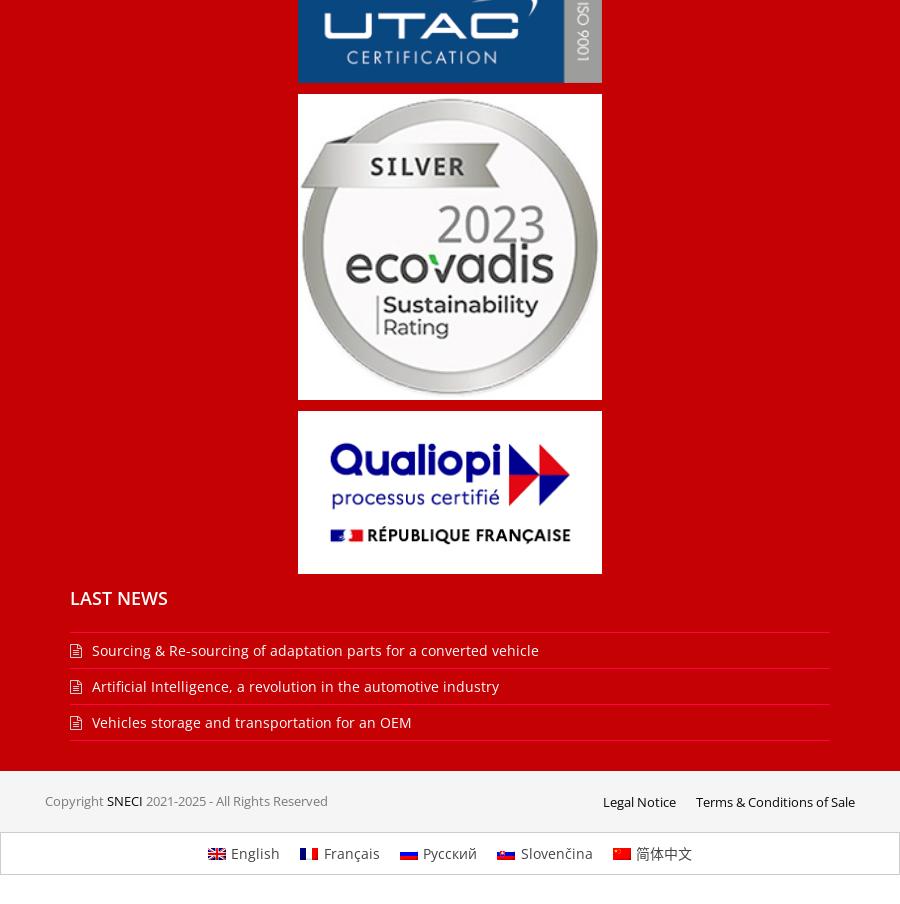 The height and width of the screenshot is (904, 900). Describe the element at coordinates (294, 684) in the screenshot. I see `'Artificial Intelligence, a revolution in the automotive industry'` at that location.